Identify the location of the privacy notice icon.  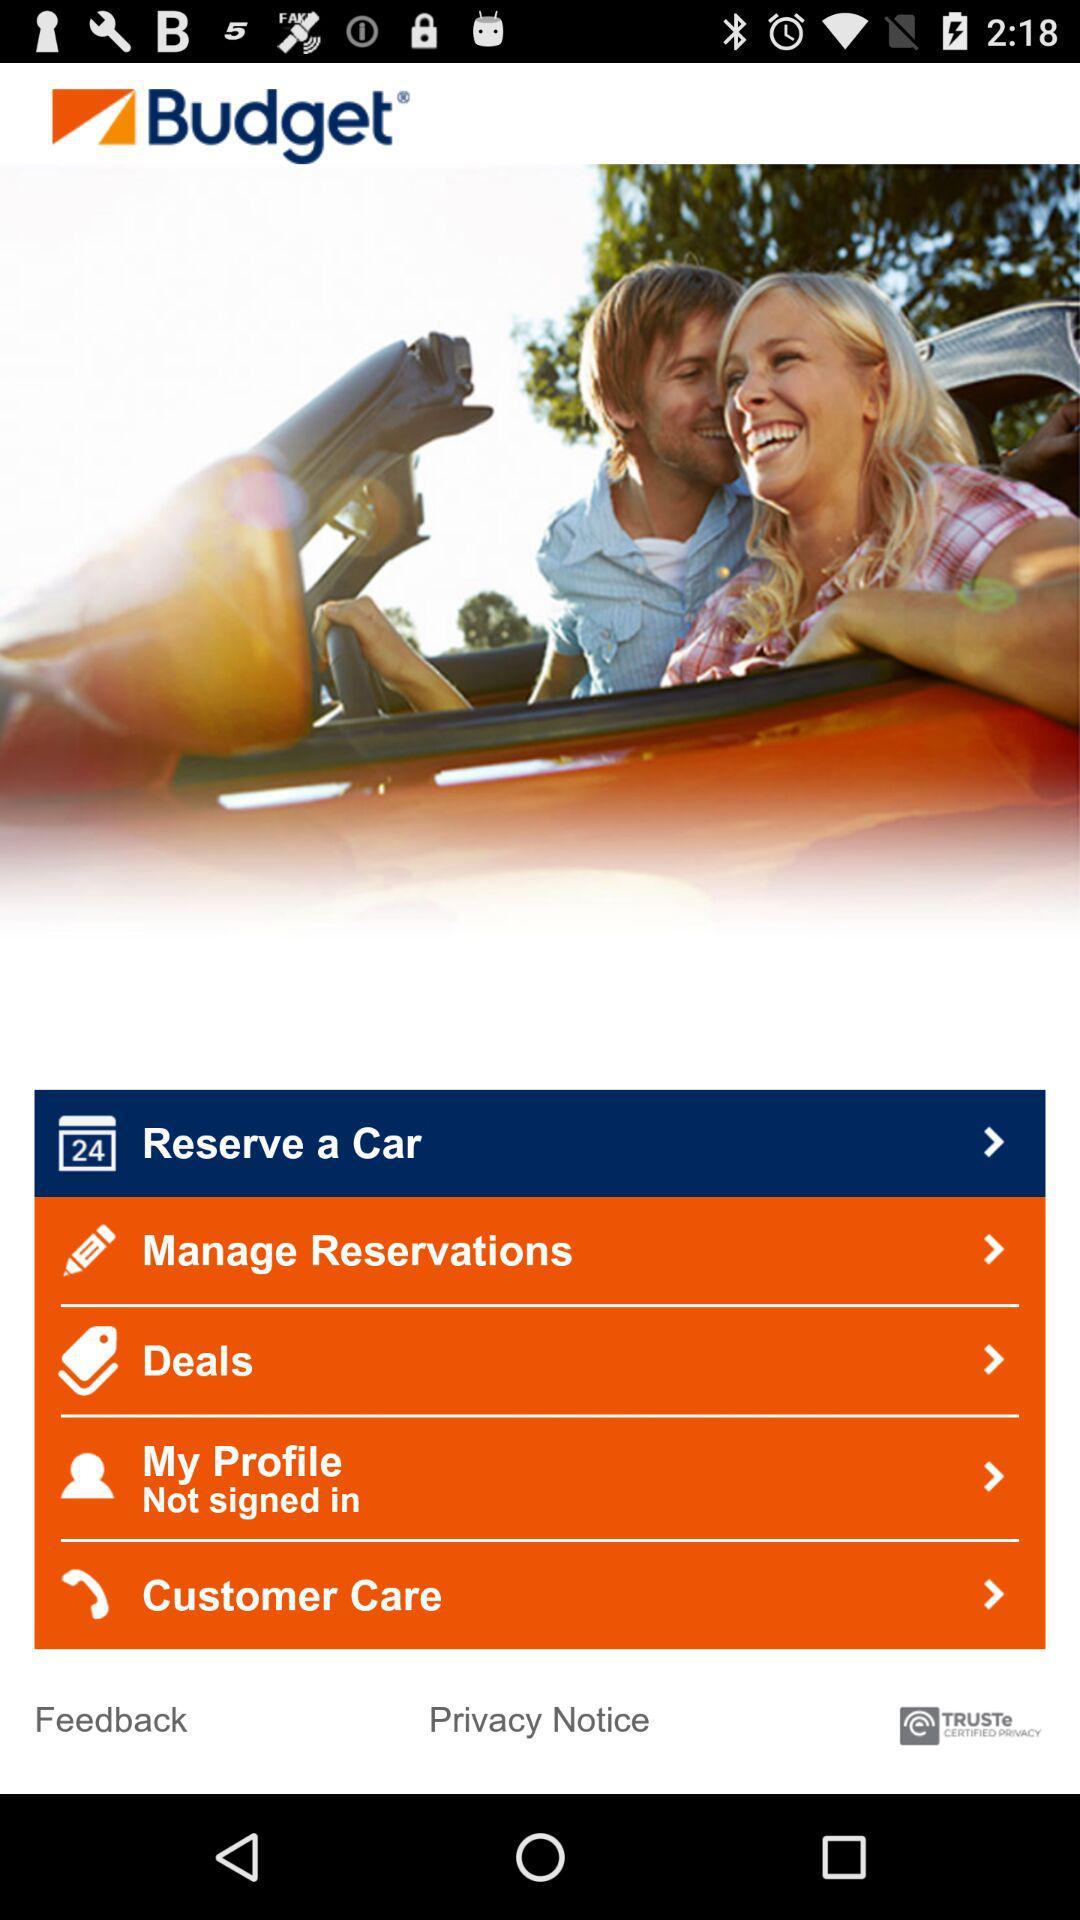
(538, 1710).